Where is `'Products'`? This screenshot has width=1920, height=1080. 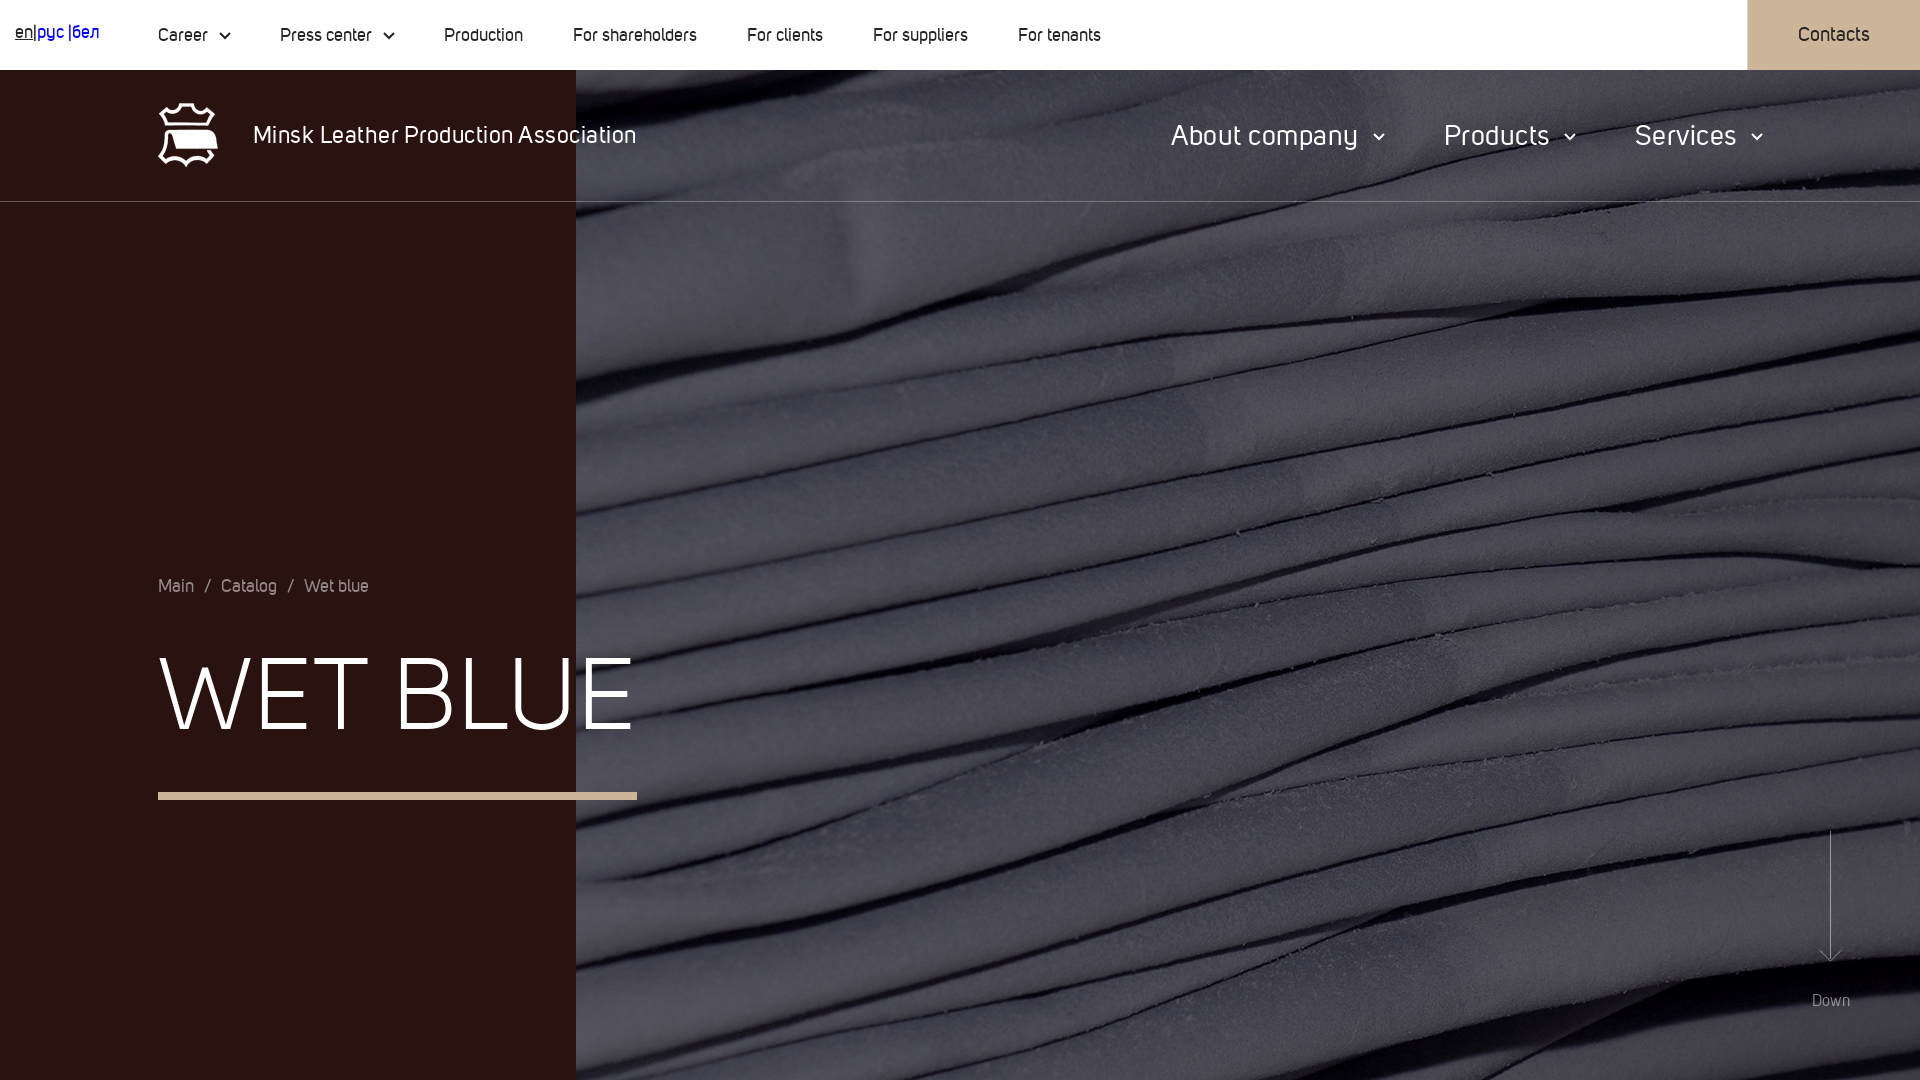
'Products' is located at coordinates (1509, 135).